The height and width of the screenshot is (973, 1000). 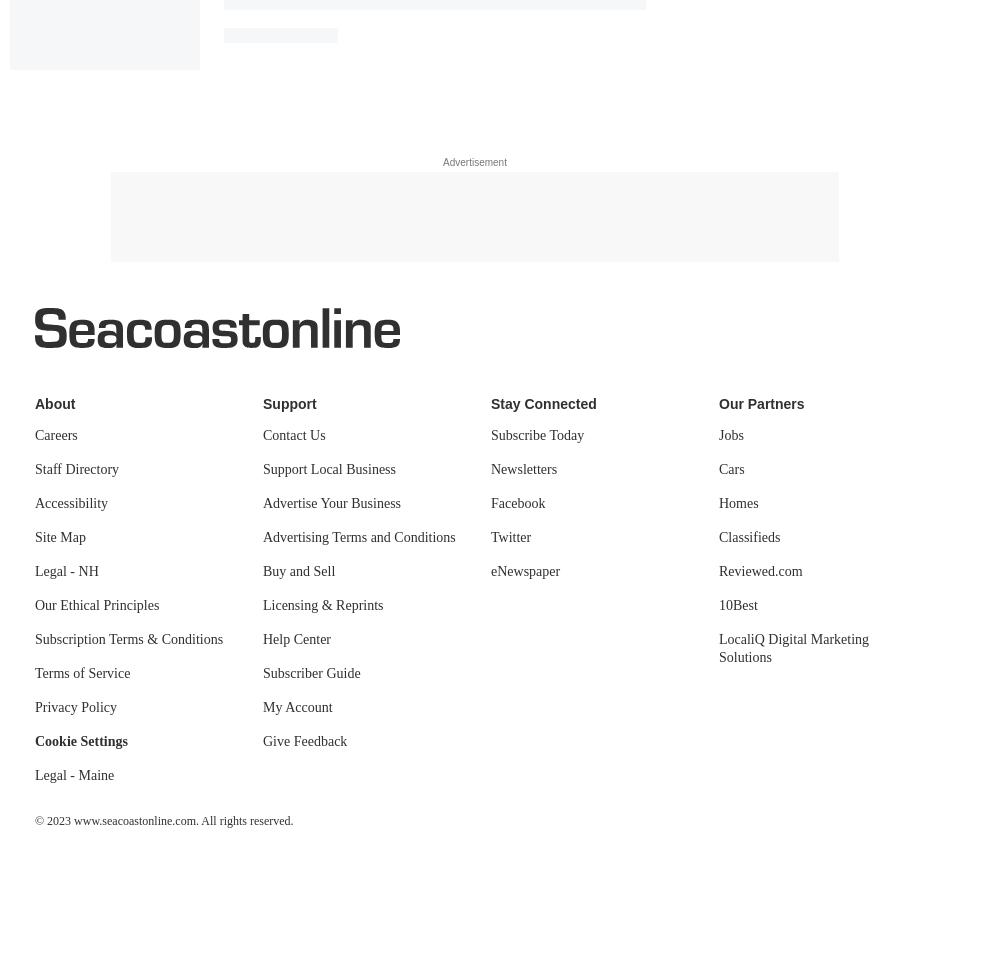 I want to click on 'Newsletters', so click(x=524, y=469).